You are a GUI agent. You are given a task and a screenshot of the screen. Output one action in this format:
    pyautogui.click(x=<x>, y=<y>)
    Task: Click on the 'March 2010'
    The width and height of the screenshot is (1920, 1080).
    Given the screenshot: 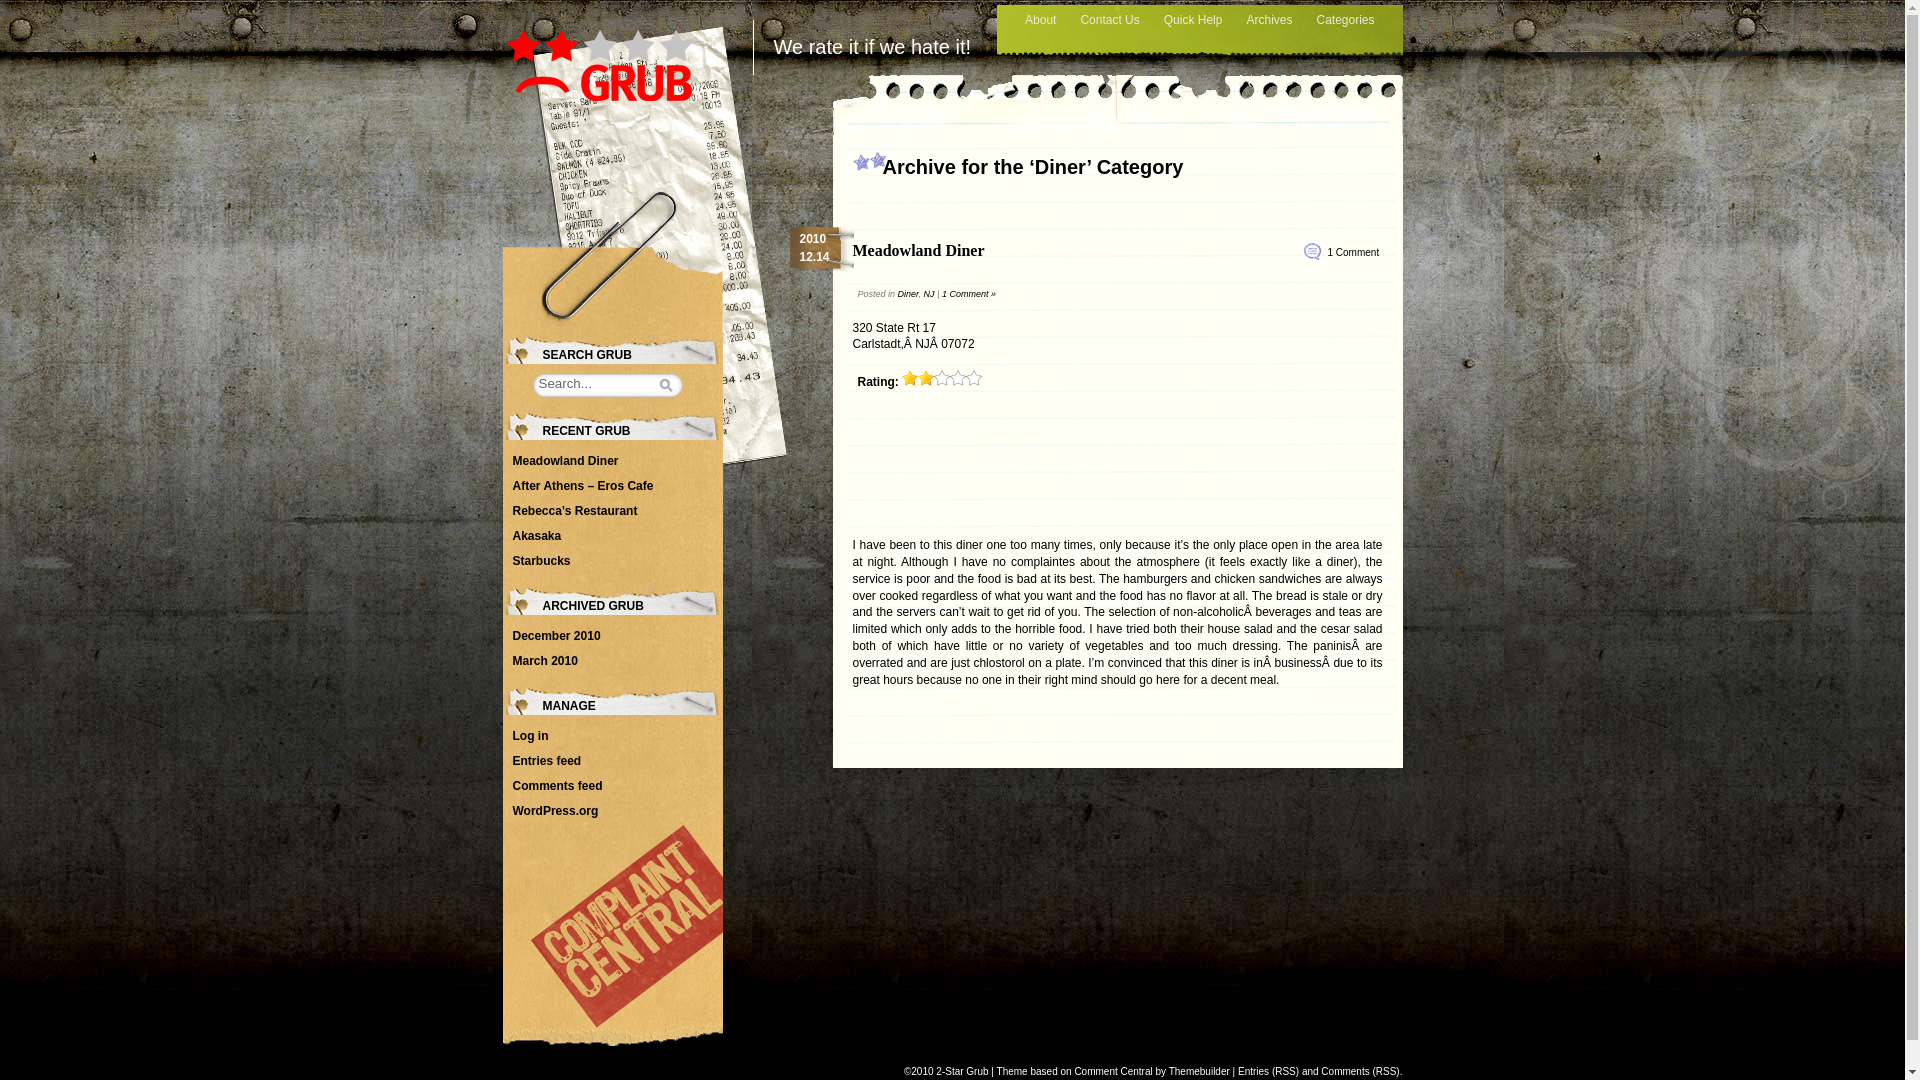 What is the action you would take?
    pyautogui.click(x=544, y=660)
    